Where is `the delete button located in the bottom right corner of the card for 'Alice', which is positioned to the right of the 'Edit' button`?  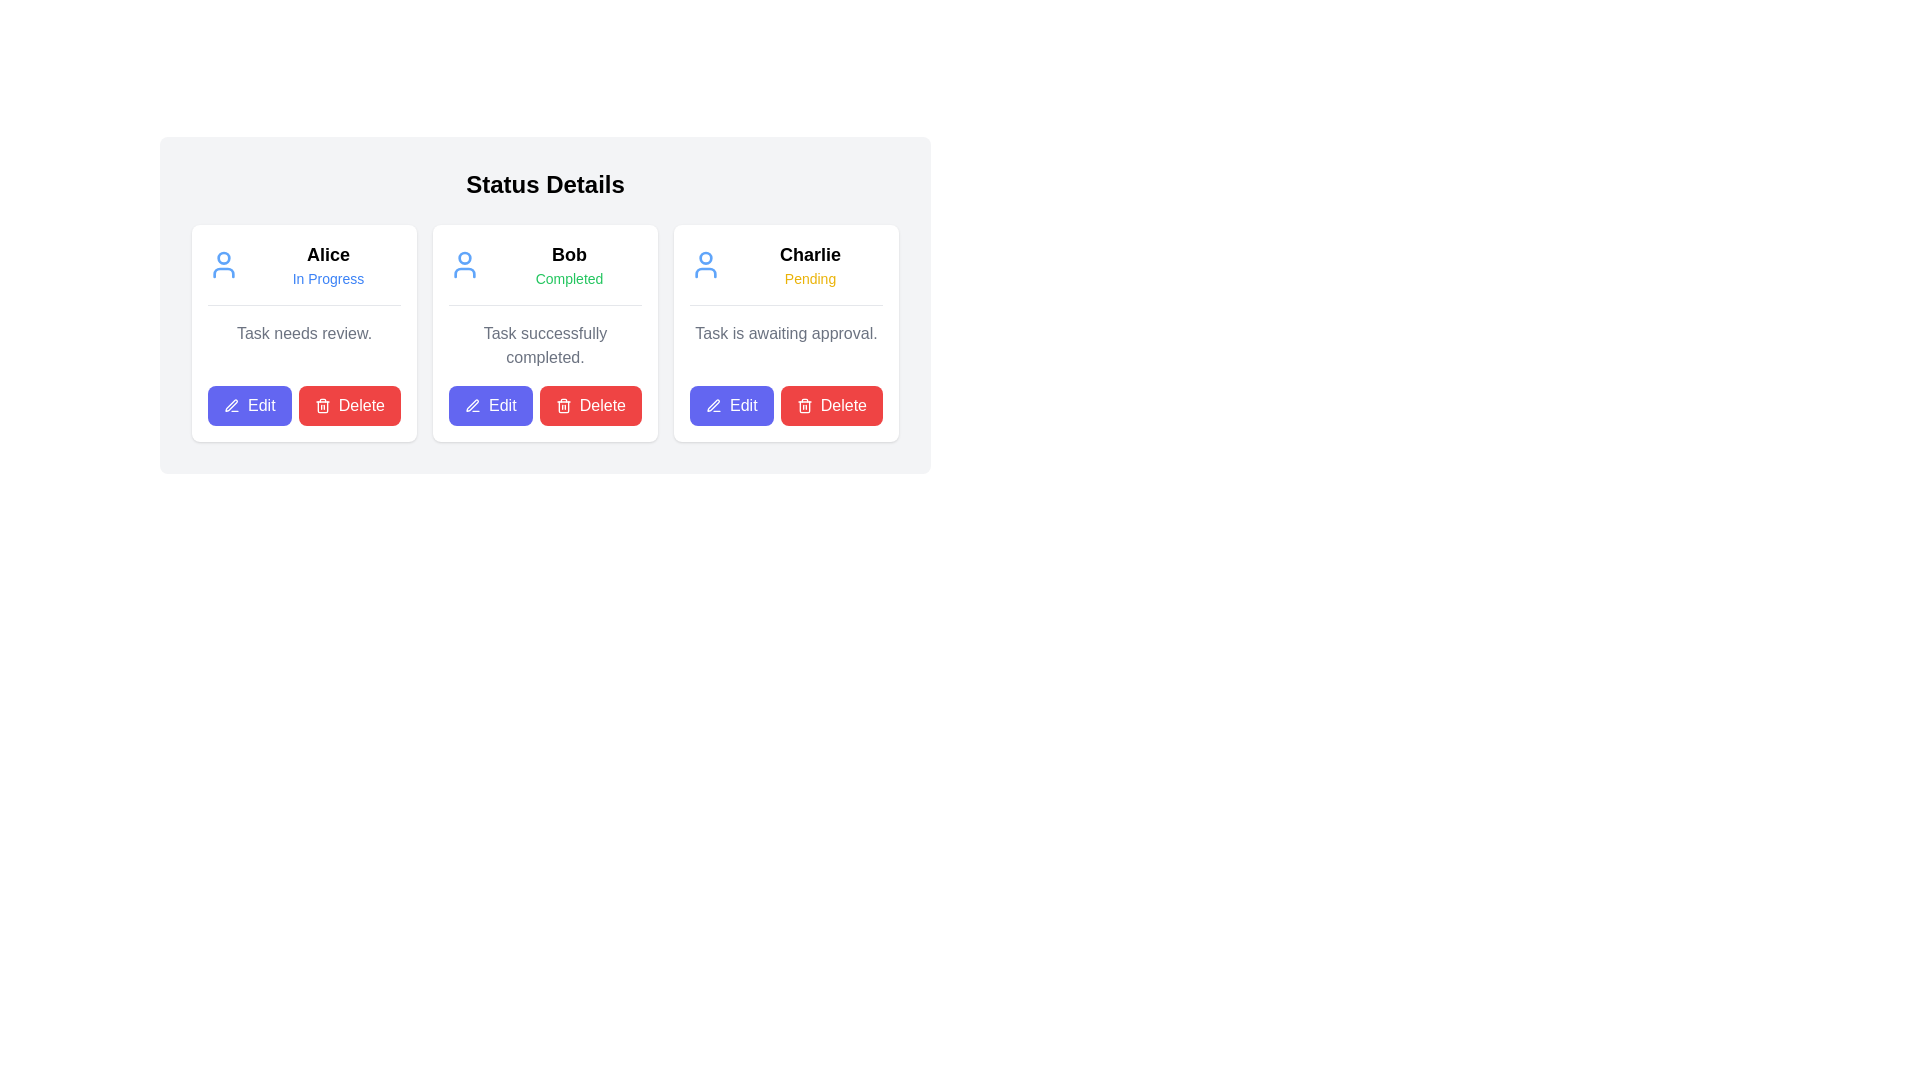 the delete button located in the bottom right corner of the card for 'Alice', which is positioned to the right of the 'Edit' button is located at coordinates (303, 405).